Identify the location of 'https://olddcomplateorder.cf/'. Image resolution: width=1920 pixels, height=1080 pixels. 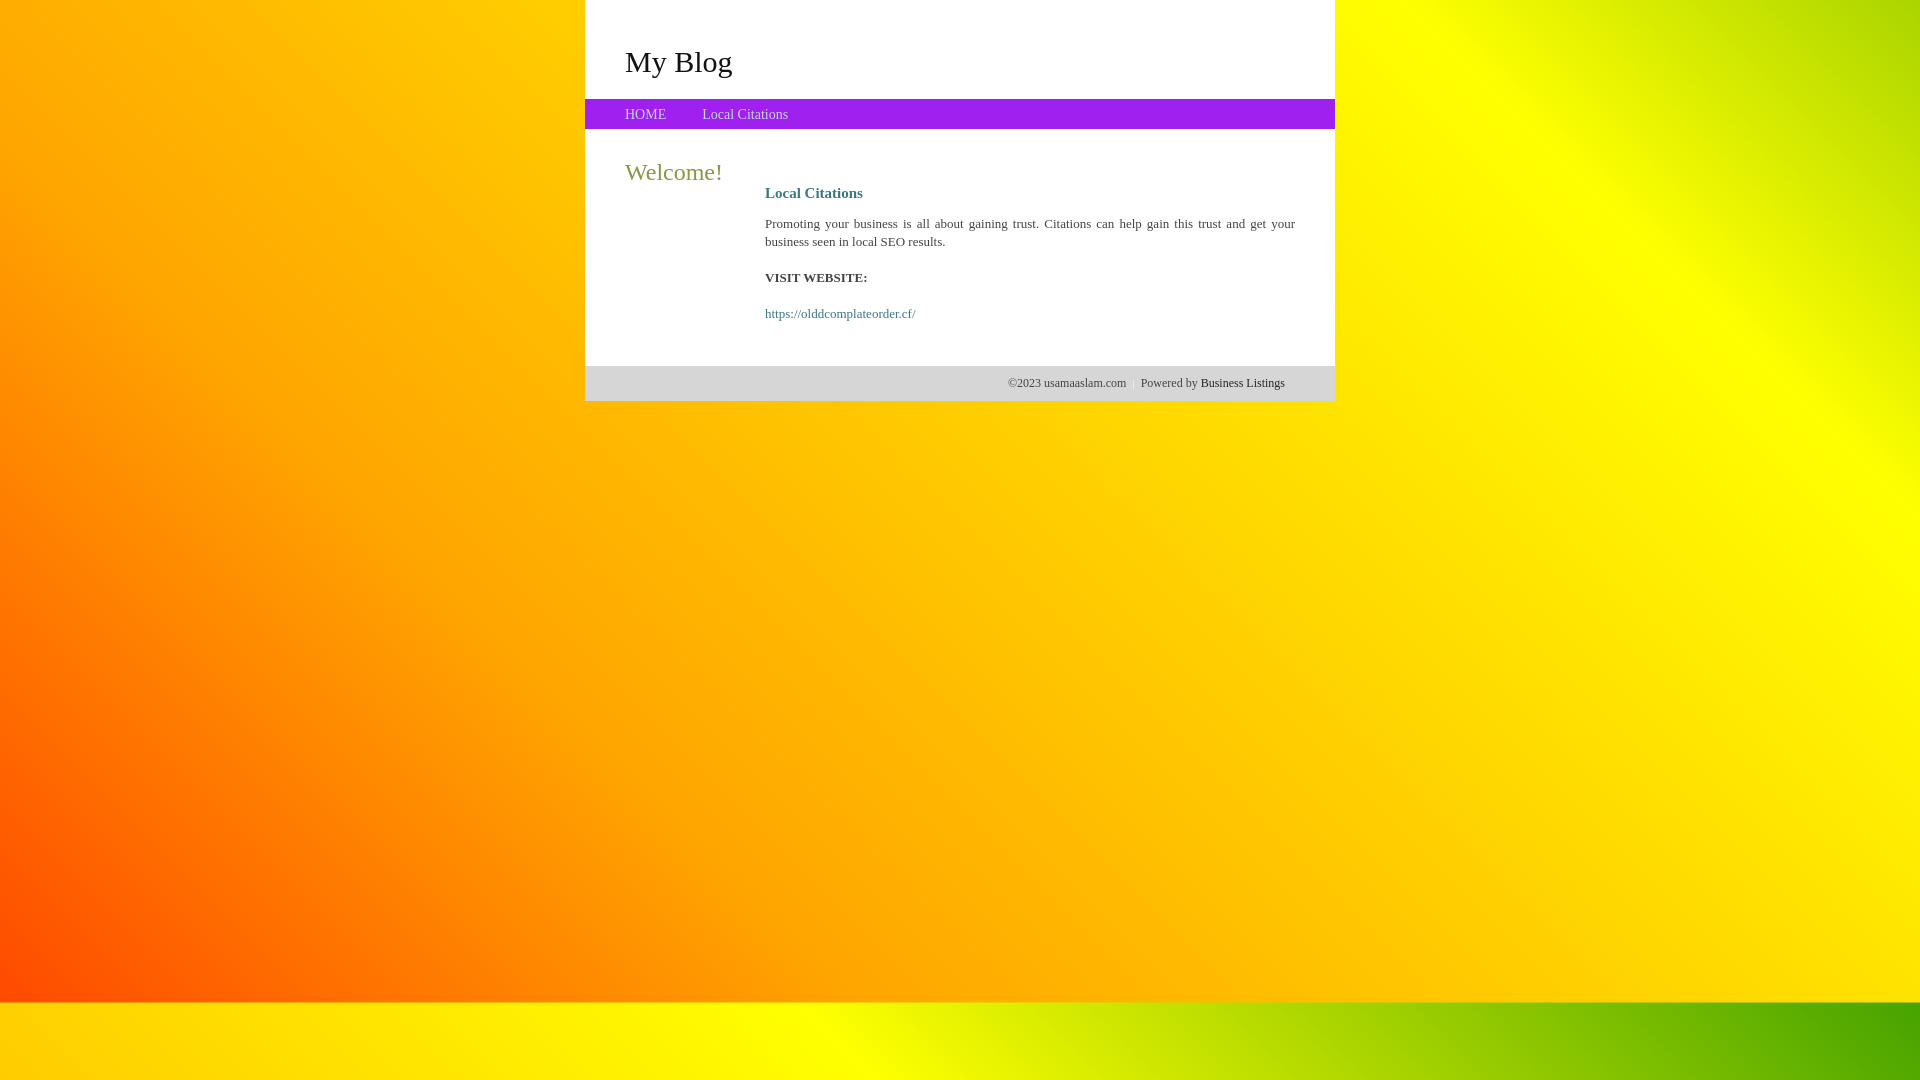
(840, 313).